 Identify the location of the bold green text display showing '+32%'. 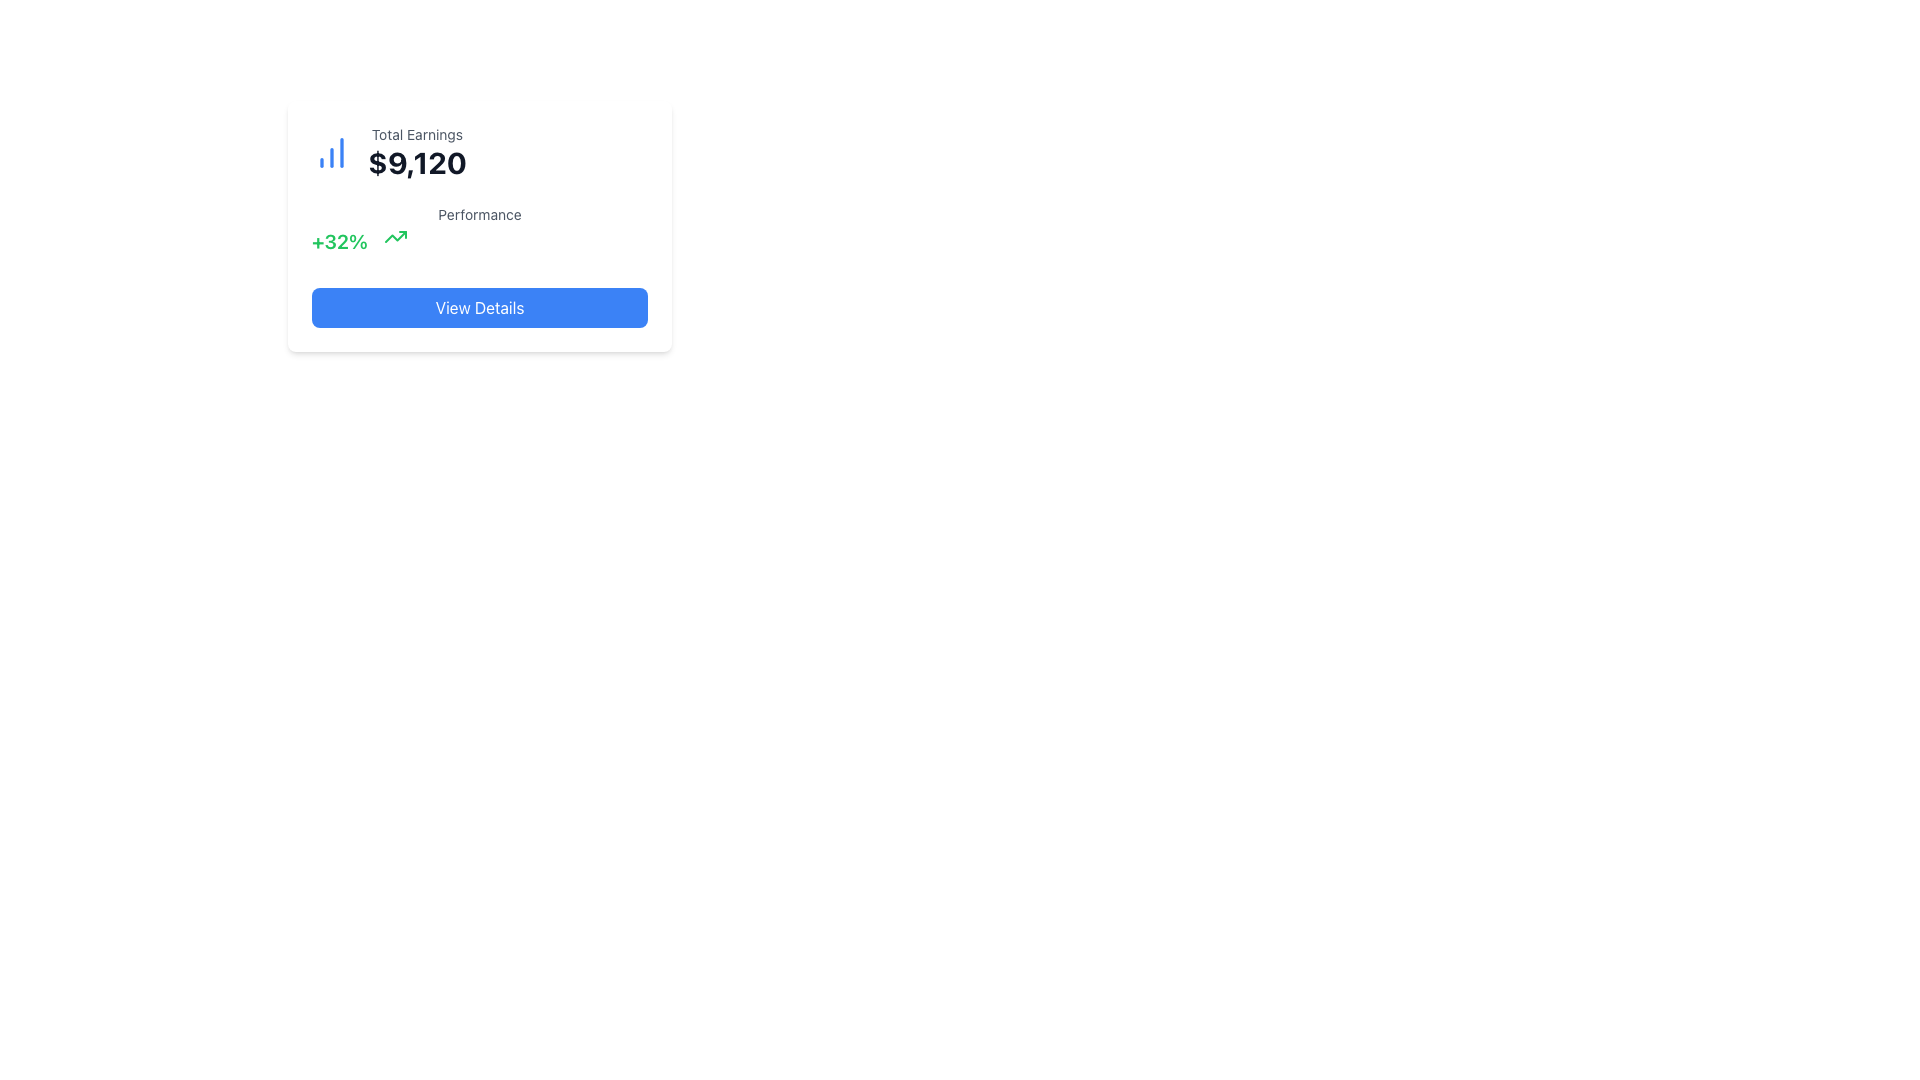
(340, 241).